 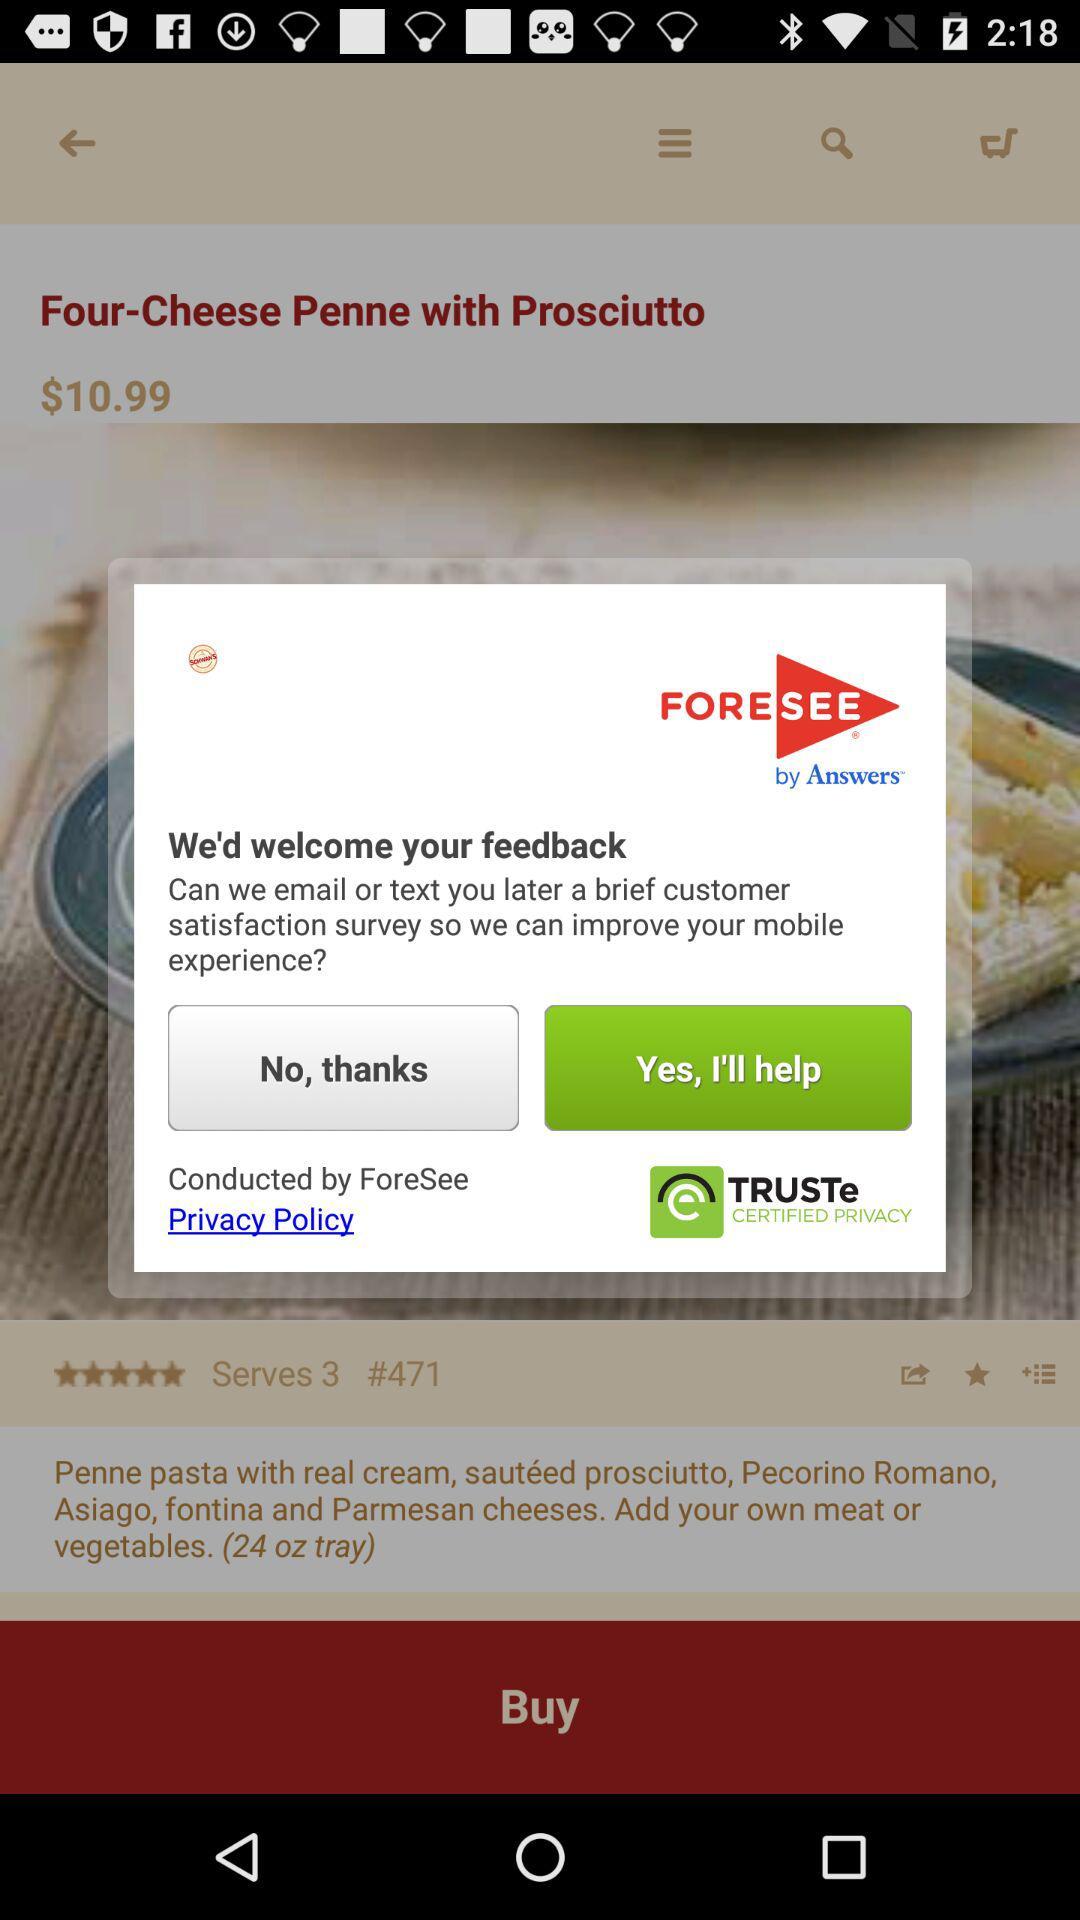 What do you see at coordinates (778, 1201) in the screenshot?
I see `the item next to the conducted by foresee item` at bounding box center [778, 1201].